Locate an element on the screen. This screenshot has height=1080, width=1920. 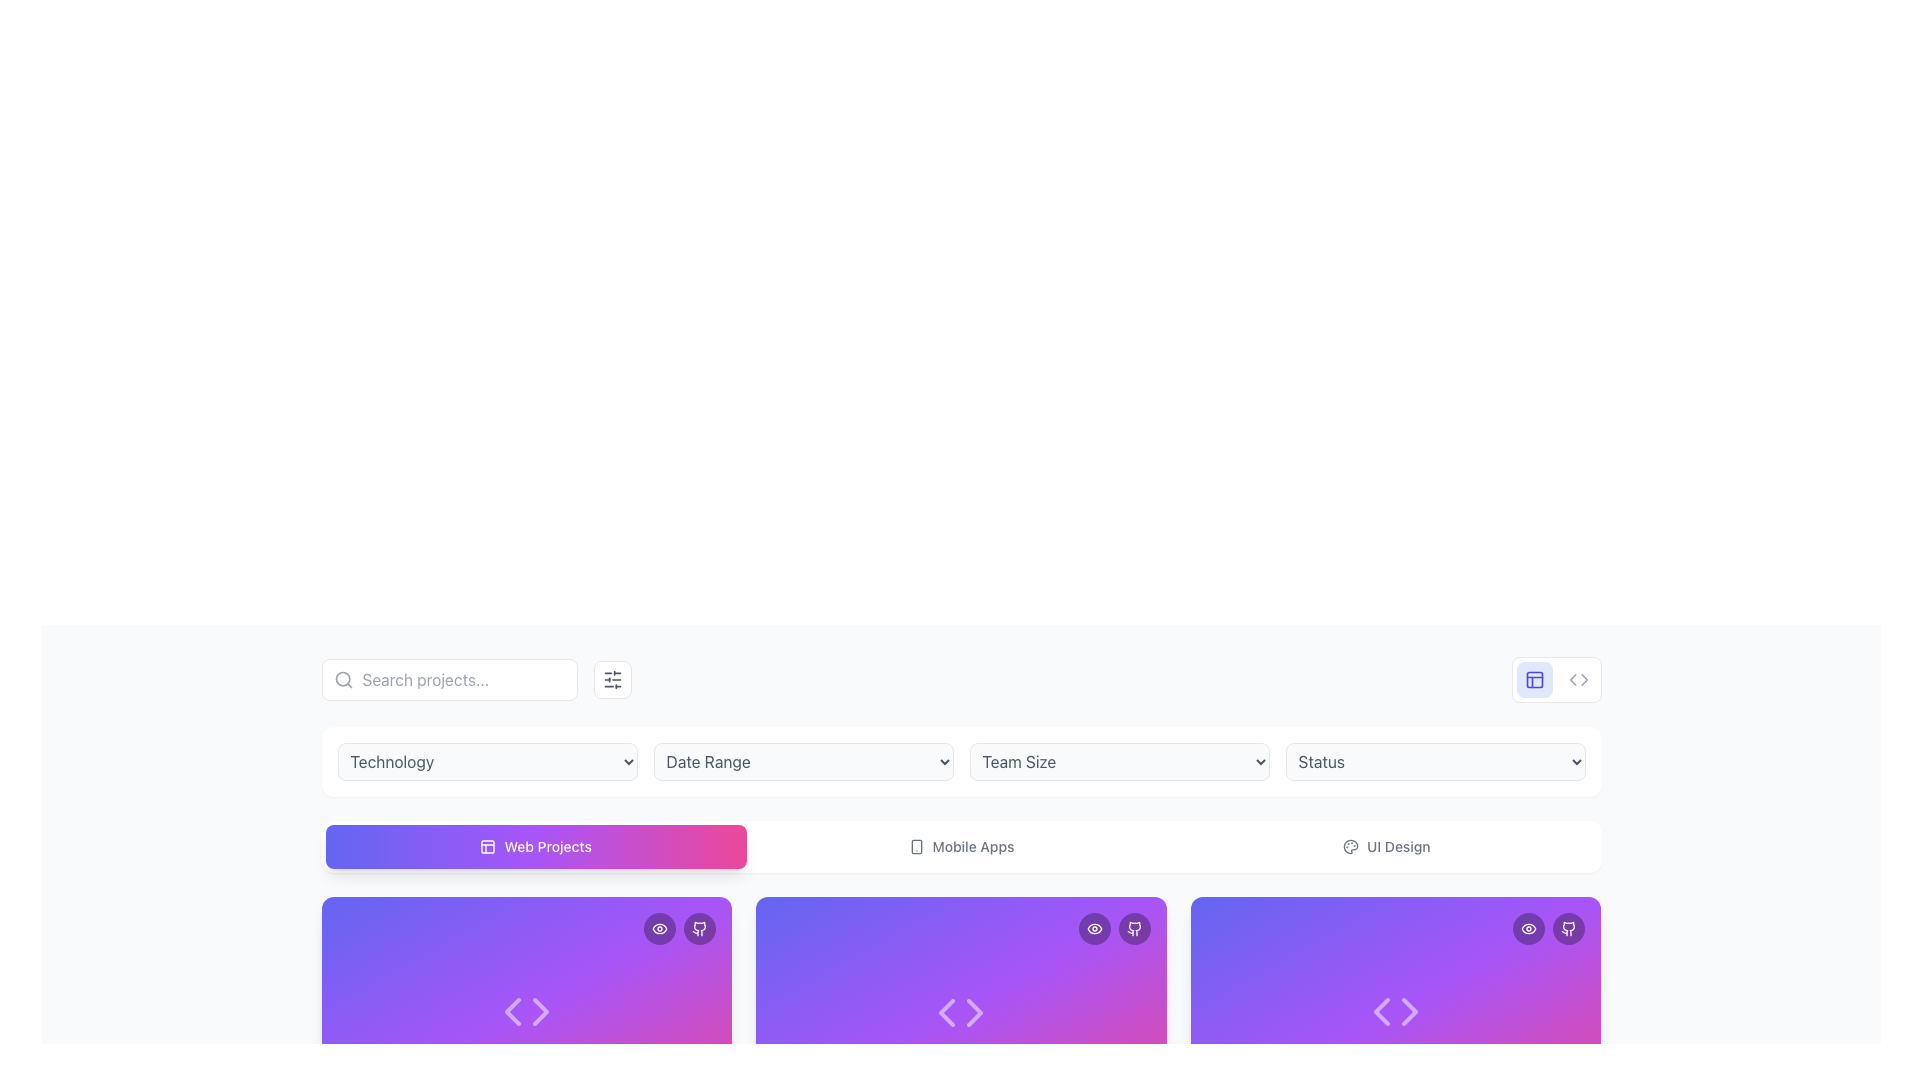
the smartphone icon representing mobile-related content within the 'Mobile Apps' tab at the top center of the interface is located at coordinates (915, 847).